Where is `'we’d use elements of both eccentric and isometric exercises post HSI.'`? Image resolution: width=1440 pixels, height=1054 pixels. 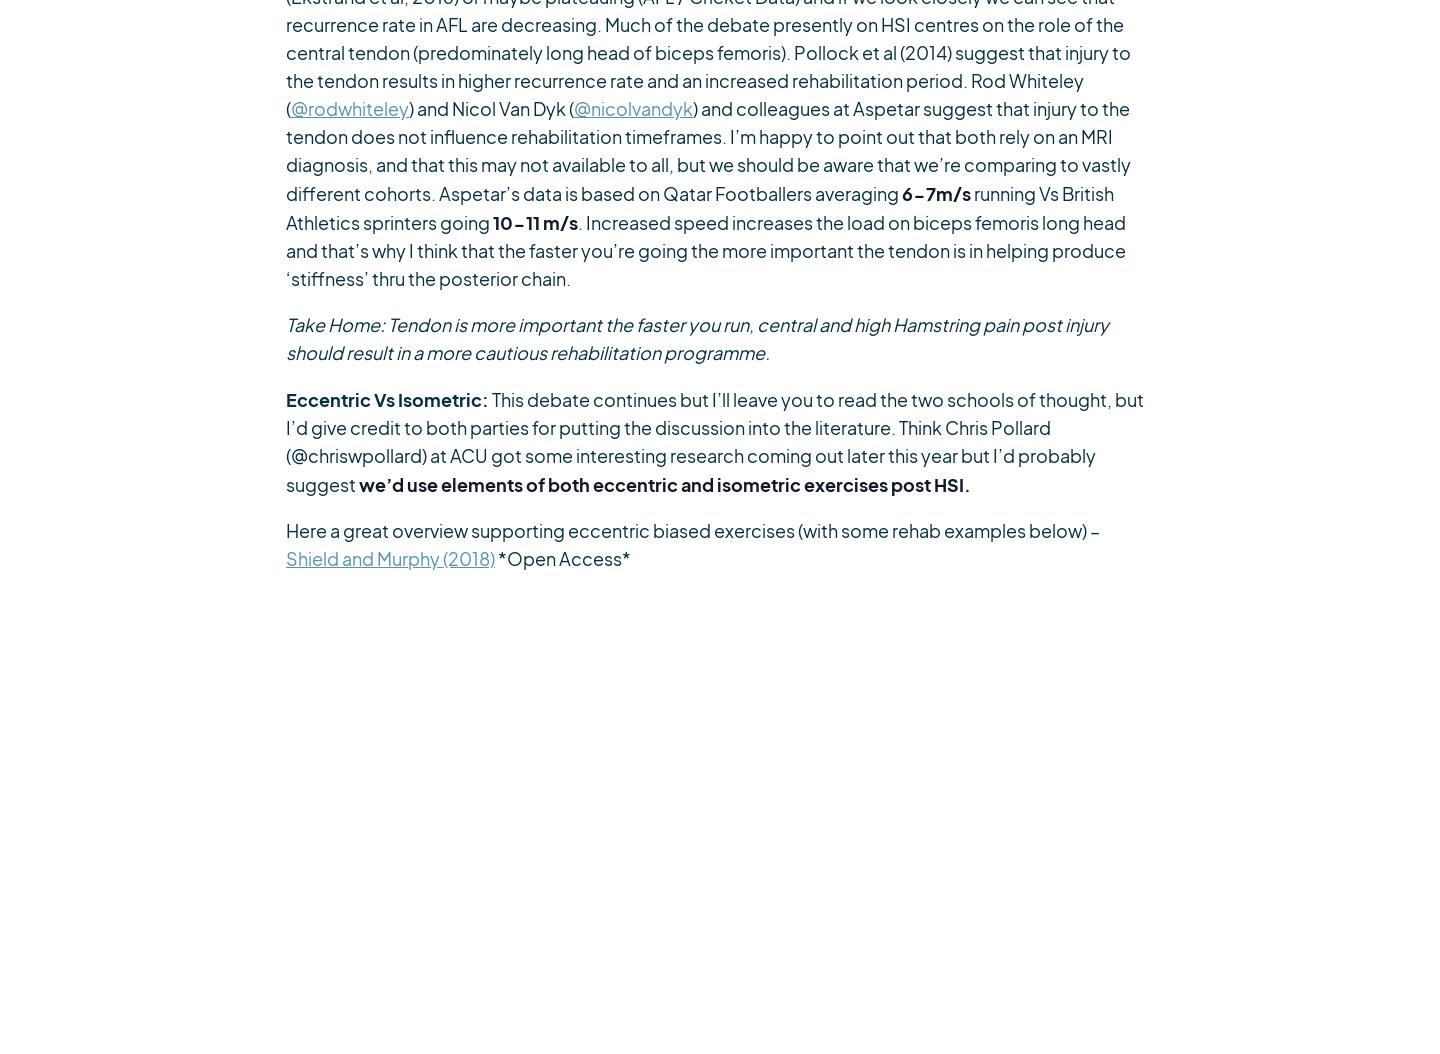
'we’d use elements of both eccentric and isometric exercises post HSI.' is located at coordinates (664, 483).